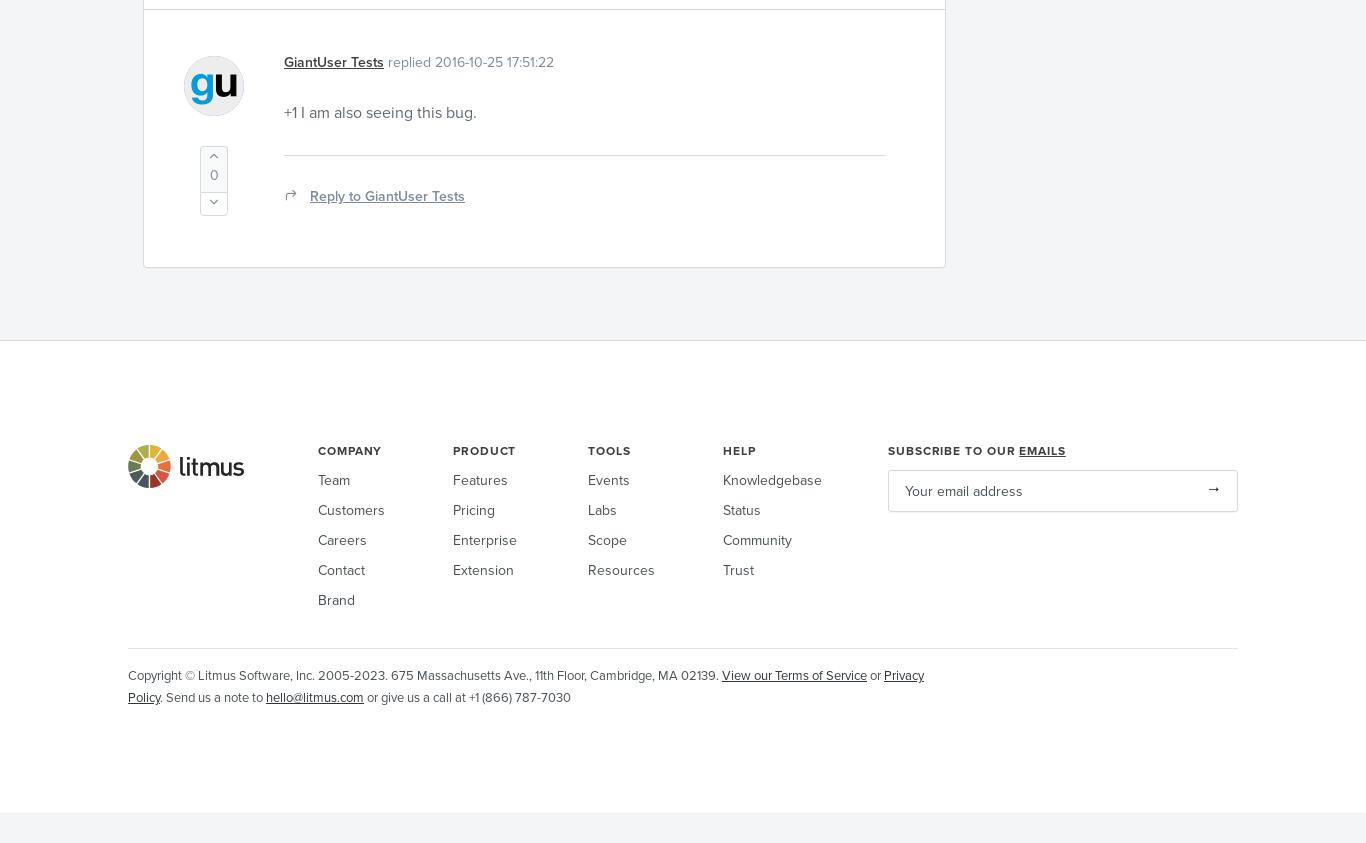  What do you see at coordinates (739, 449) in the screenshot?
I see `'Help'` at bounding box center [739, 449].